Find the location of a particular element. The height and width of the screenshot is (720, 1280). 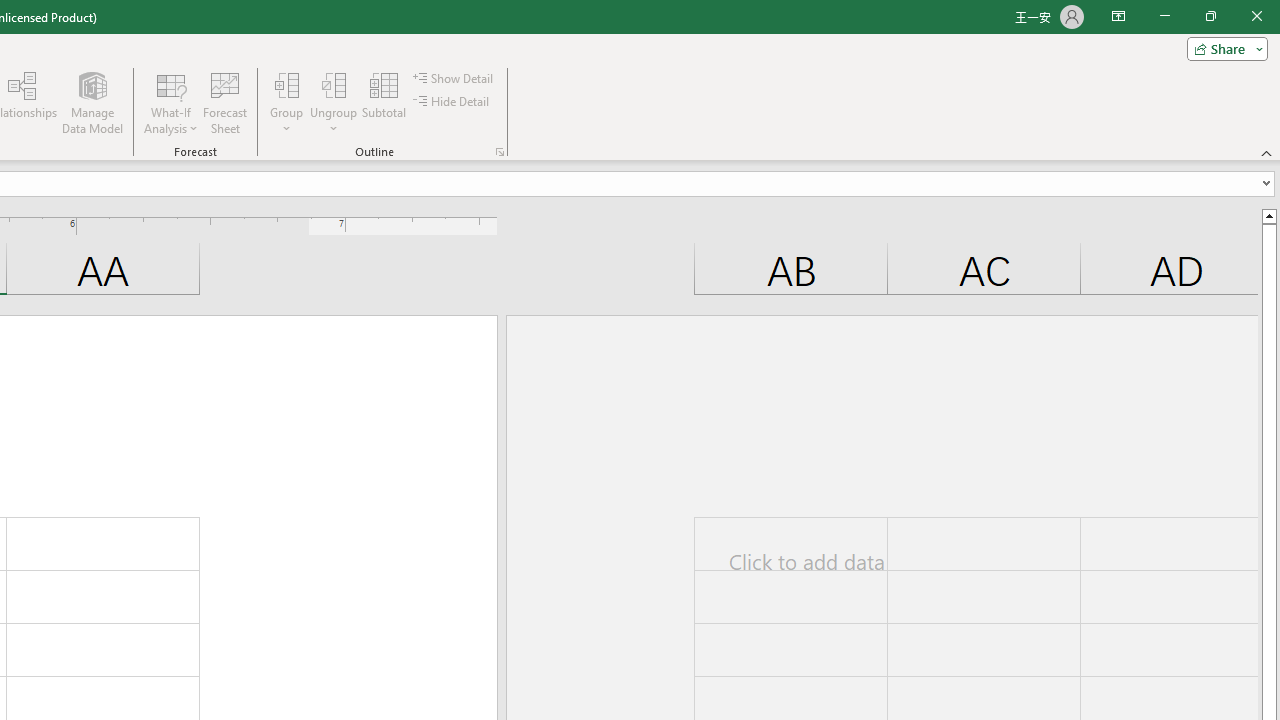

'Show Detail' is located at coordinates (454, 77).